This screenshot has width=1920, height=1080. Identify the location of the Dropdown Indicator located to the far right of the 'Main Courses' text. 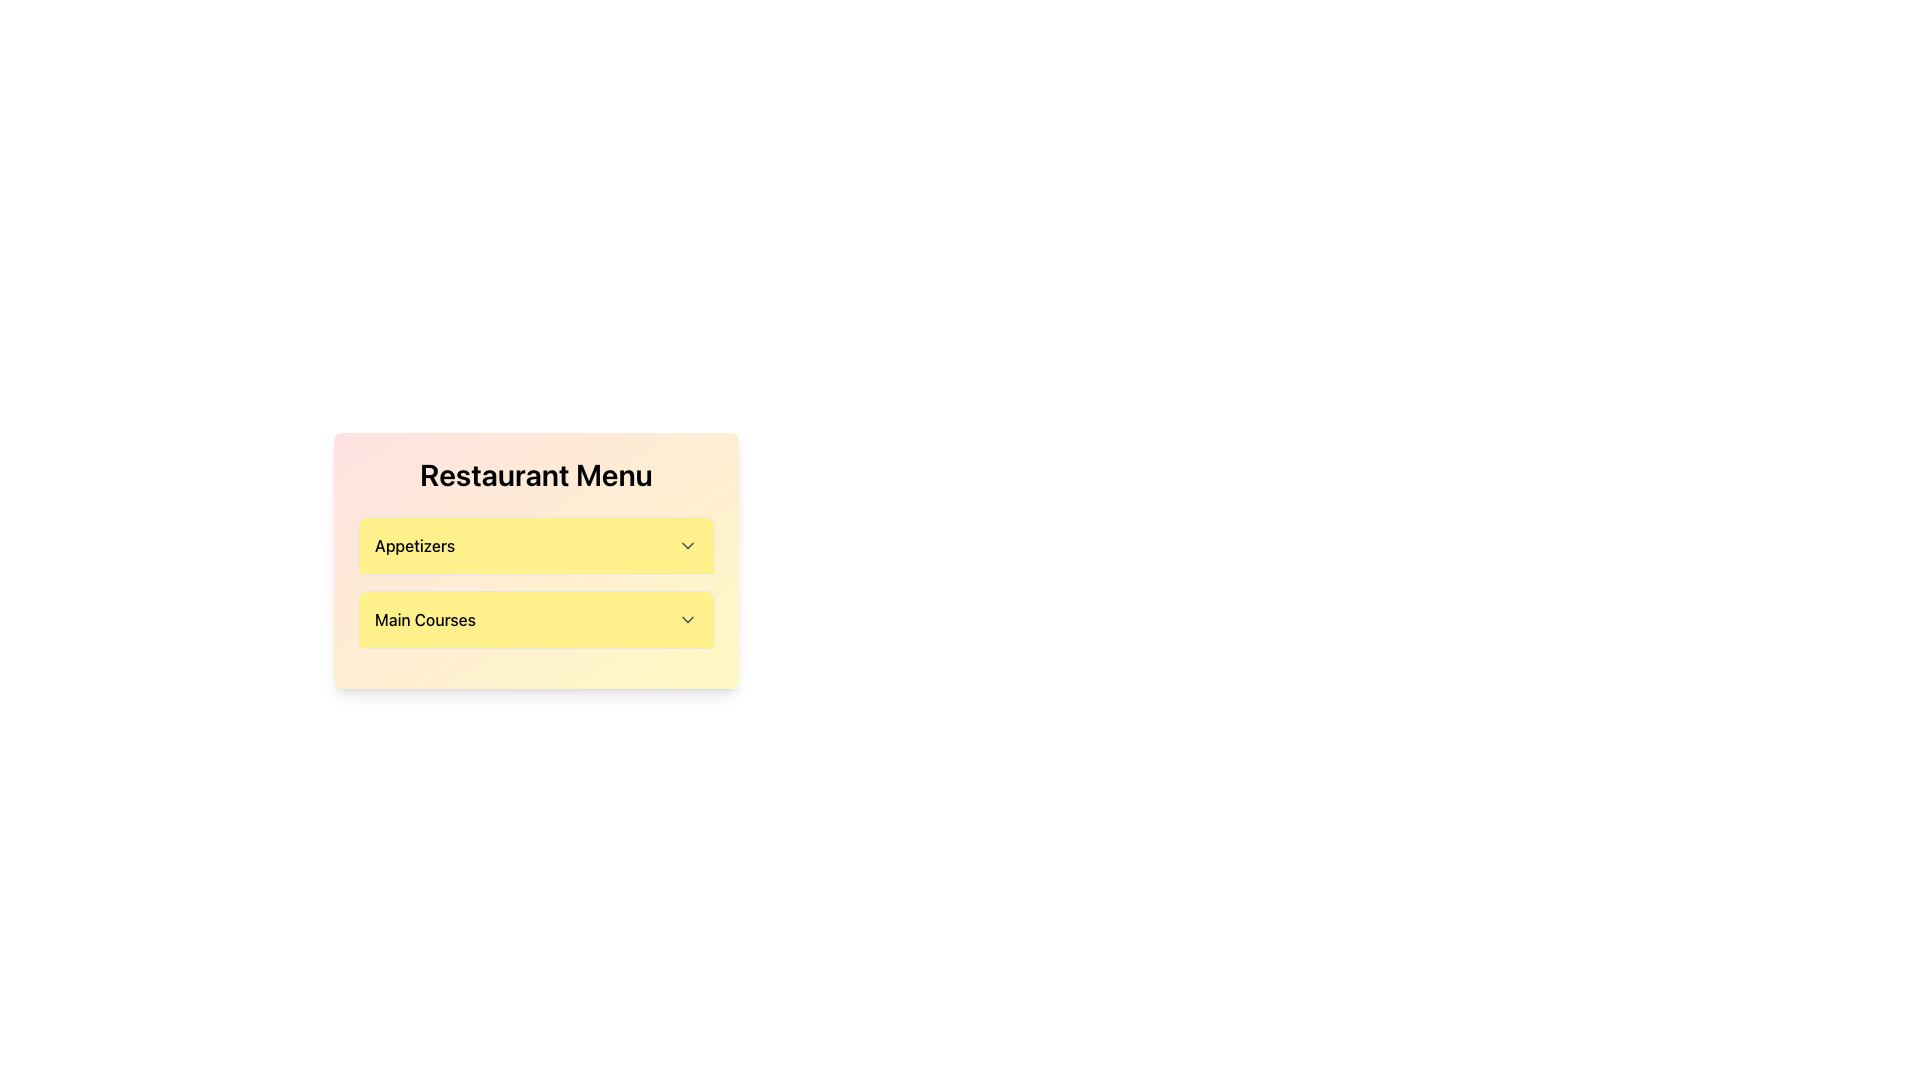
(687, 619).